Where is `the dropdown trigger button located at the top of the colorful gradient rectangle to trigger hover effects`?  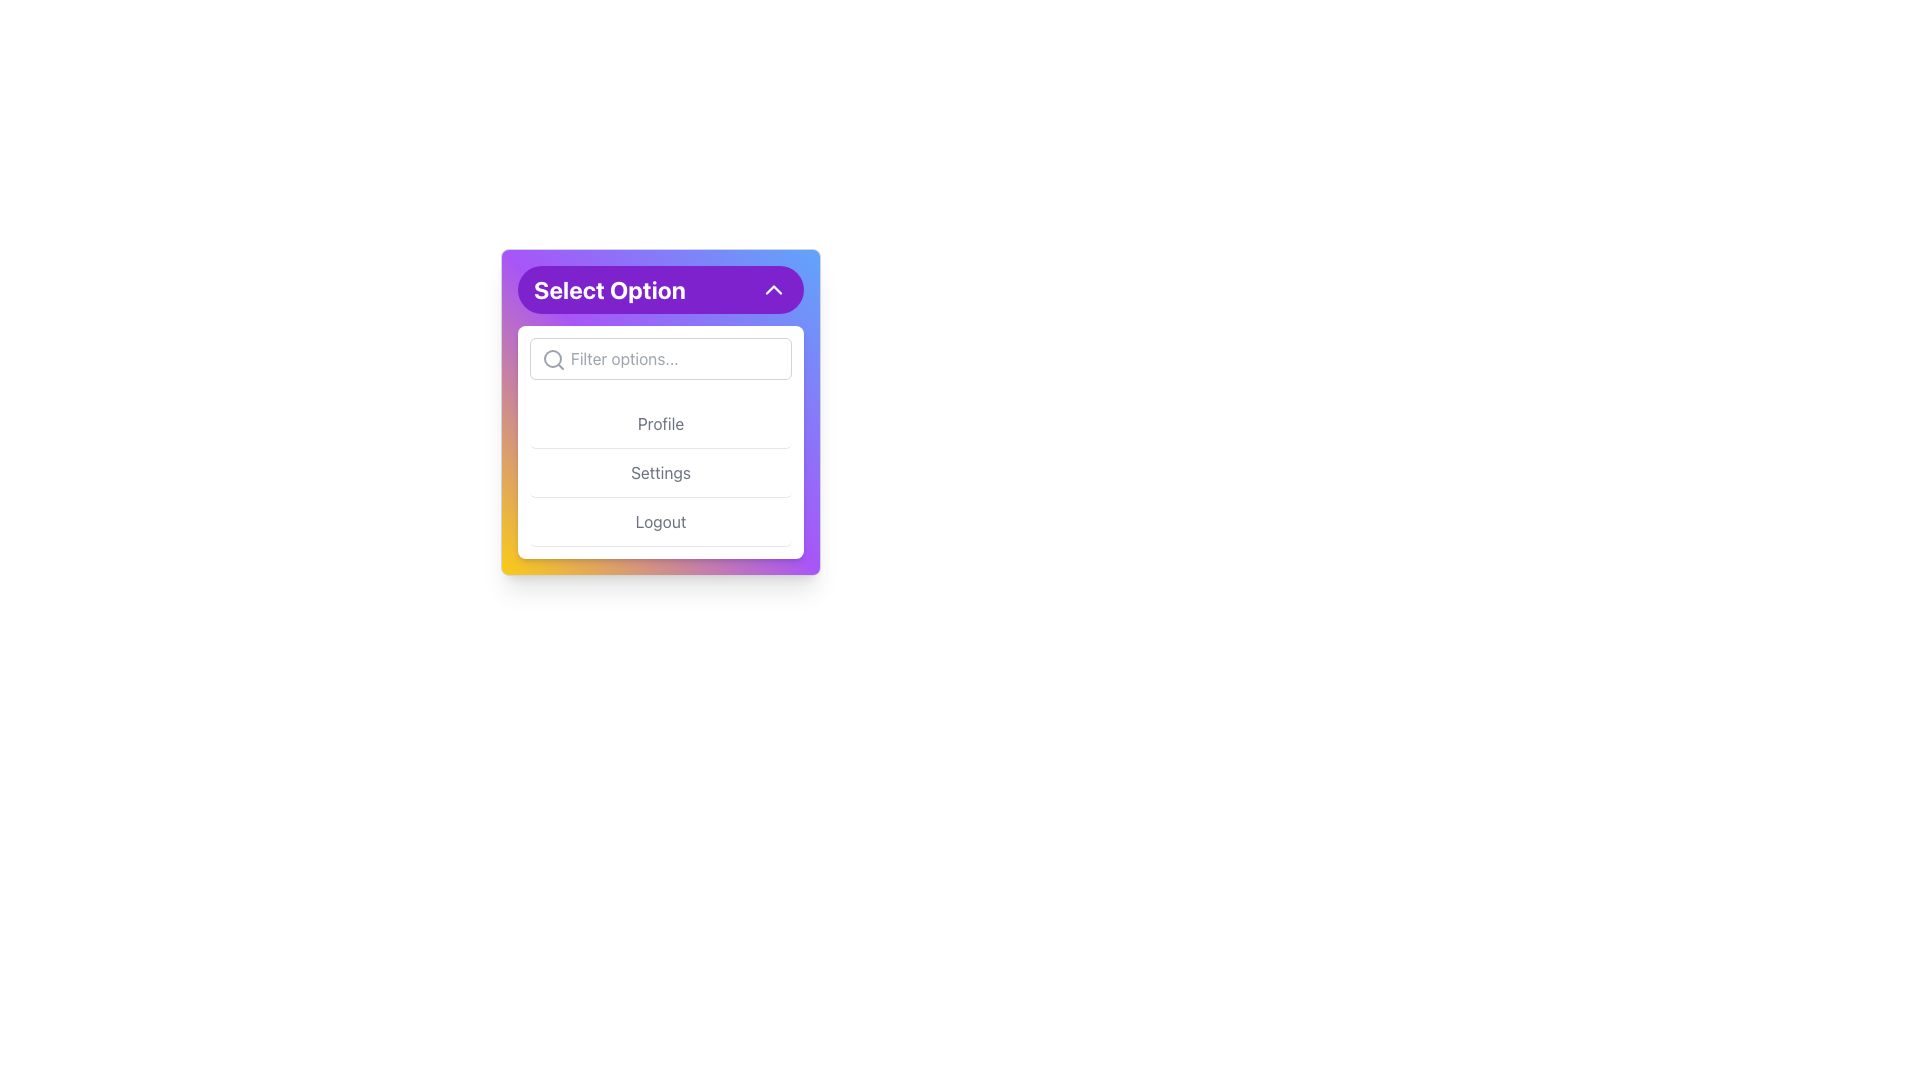
the dropdown trigger button located at the top of the colorful gradient rectangle to trigger hover effects is located at coordinates (661, 289).